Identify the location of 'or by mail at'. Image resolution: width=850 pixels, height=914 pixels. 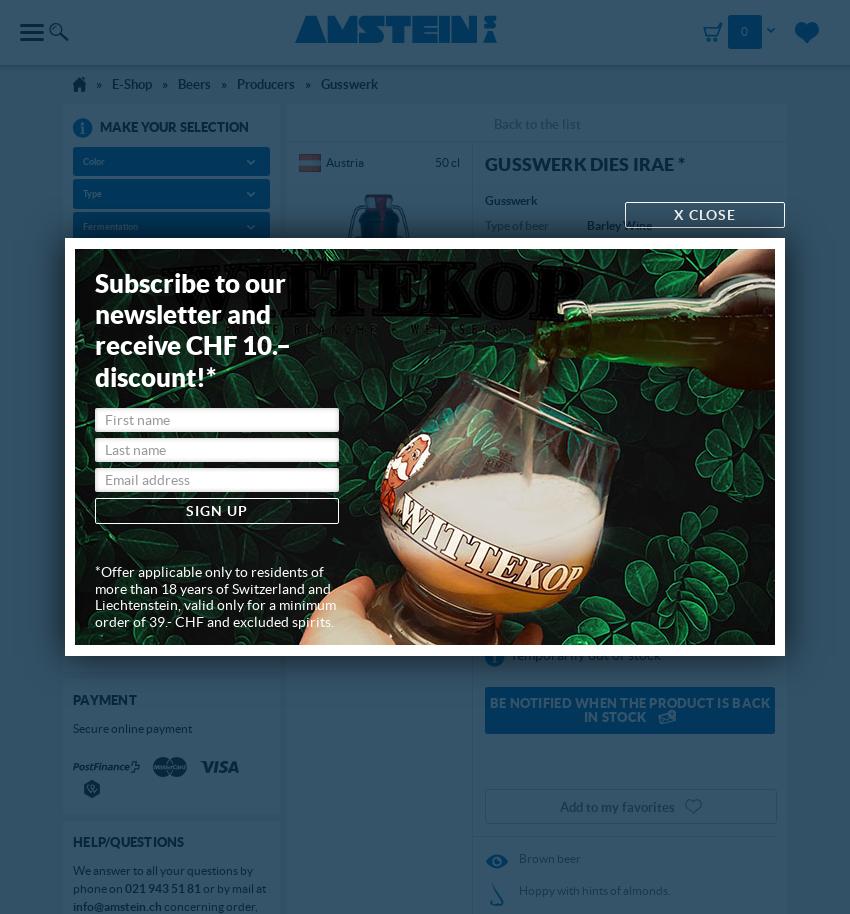
(233, 886).